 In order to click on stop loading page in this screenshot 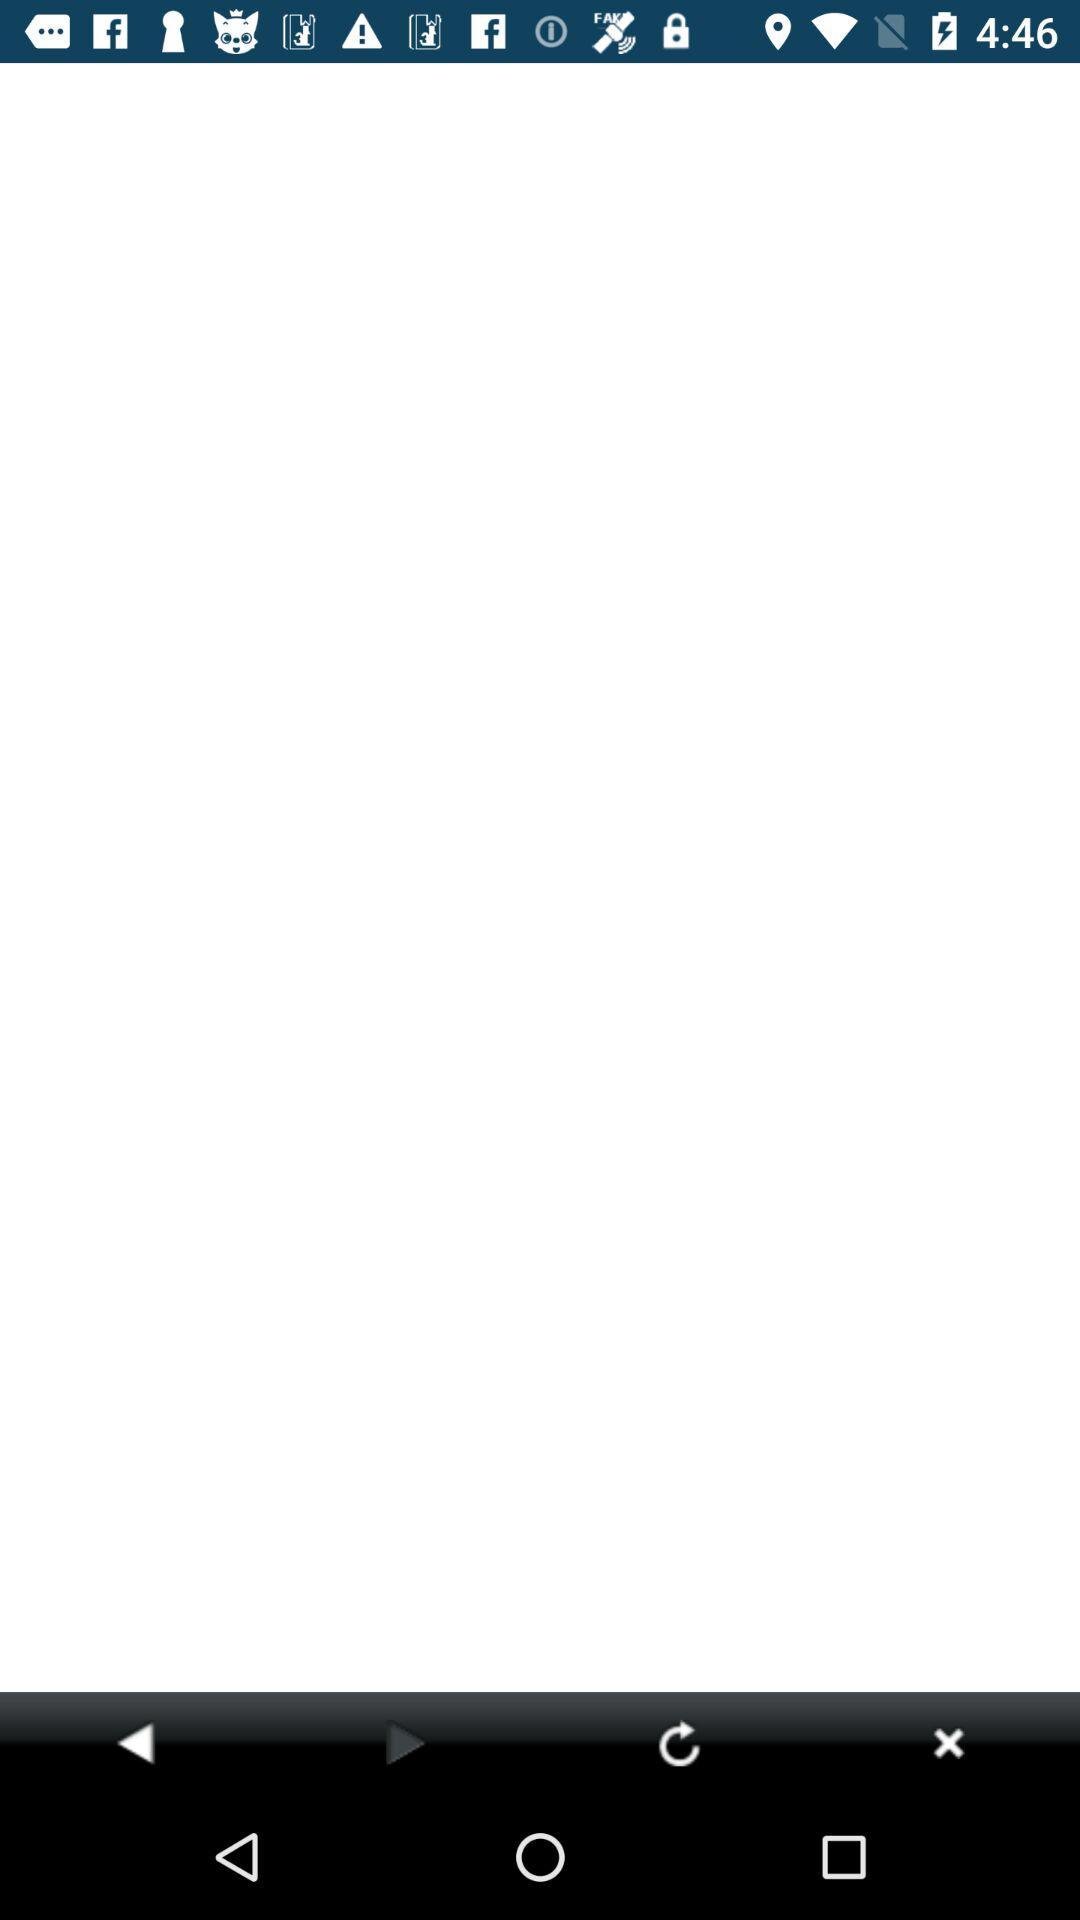, I will do `click(947, 1741)`.